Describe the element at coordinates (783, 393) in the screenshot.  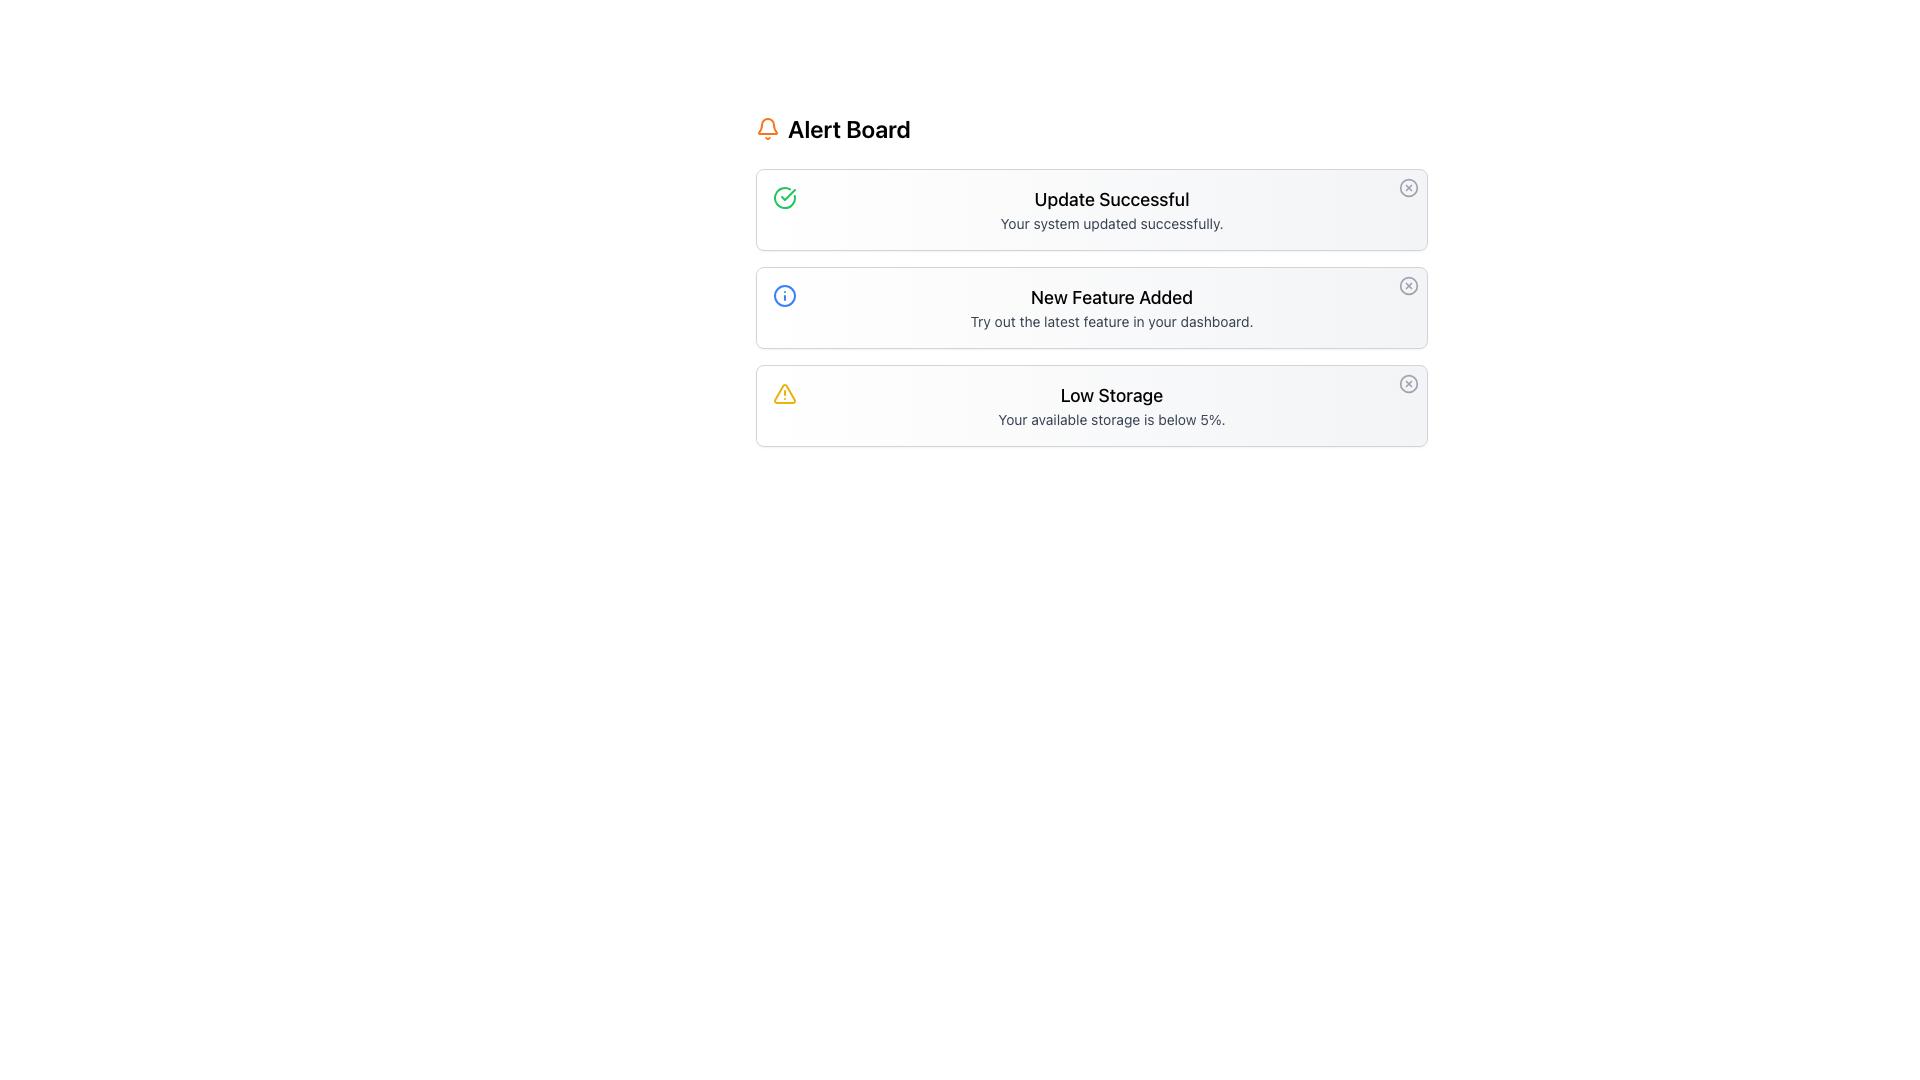
I see `the warning icon indicating 'Low Storage' located in the third card of the 'Alert Board' section` at that location.